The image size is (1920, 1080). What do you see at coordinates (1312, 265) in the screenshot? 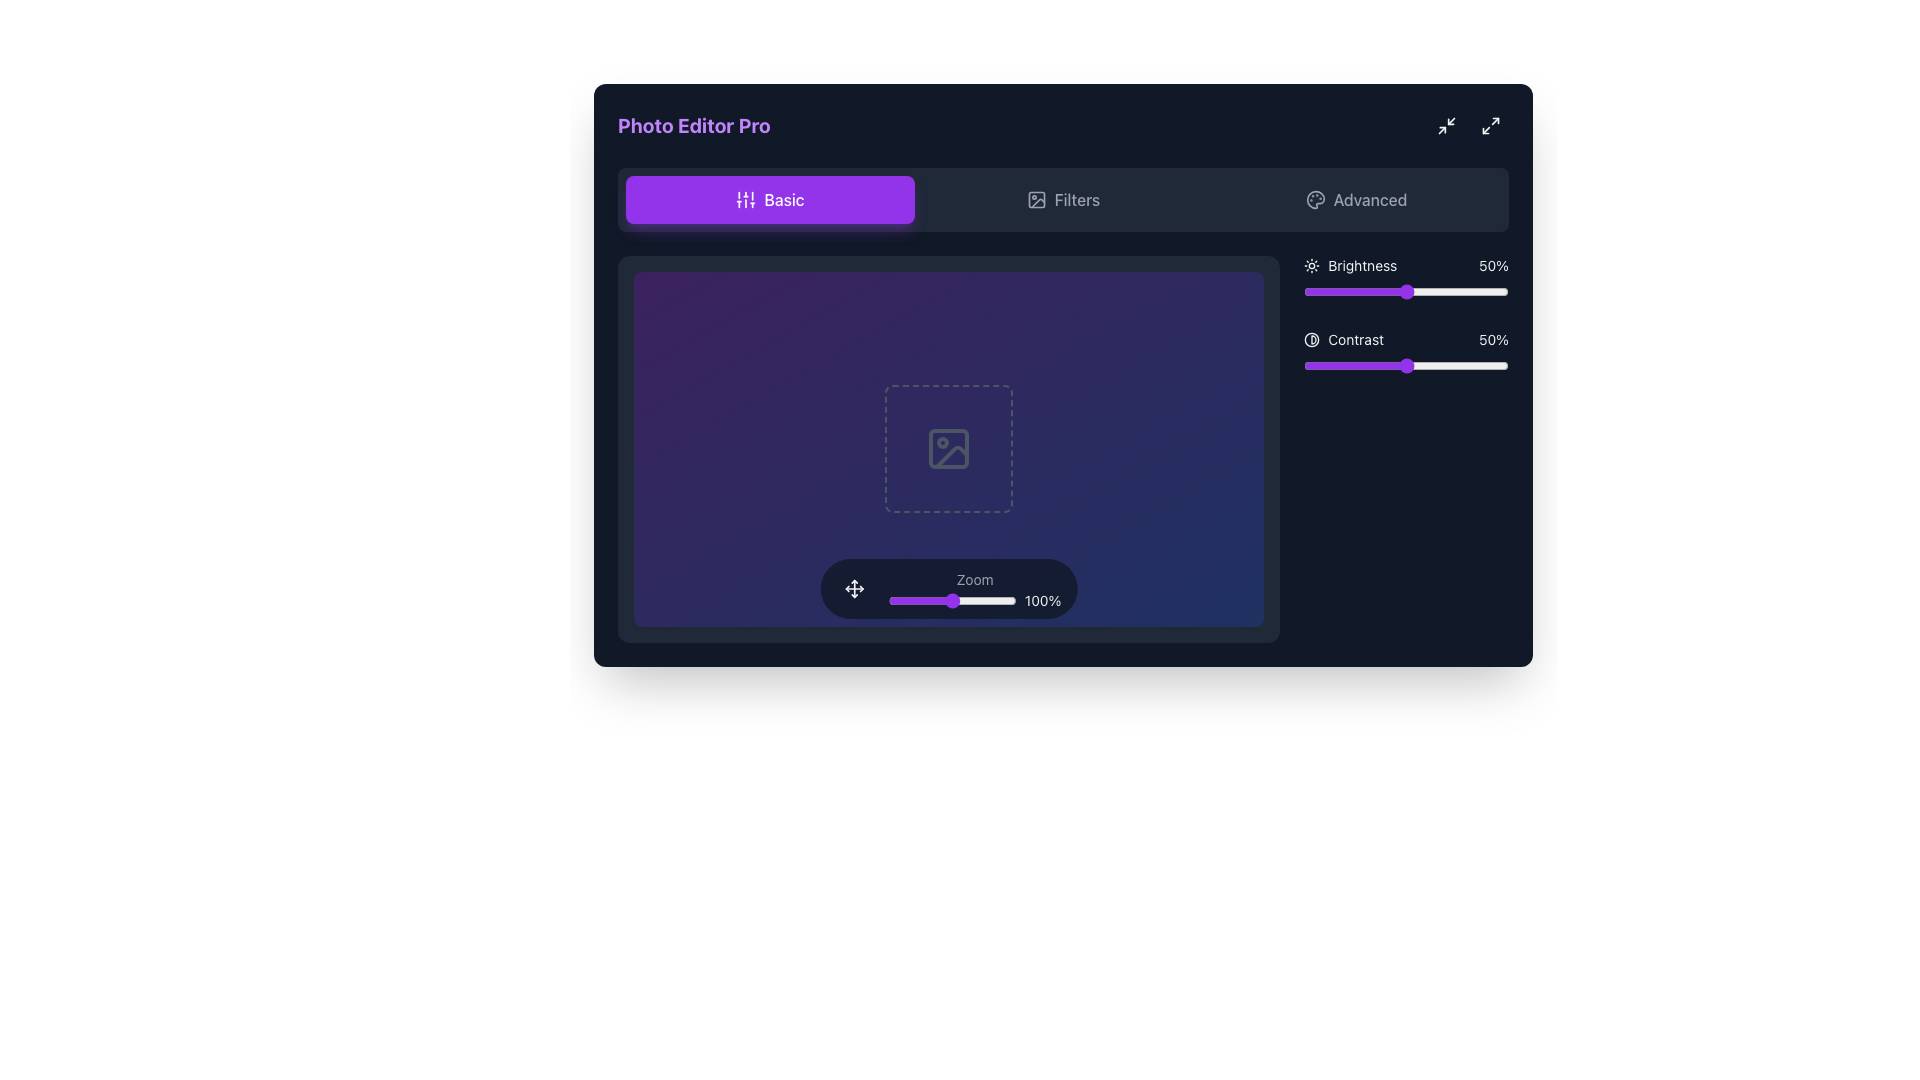
I see `the sun-shaped icon located in the top-right section of the interface, to the left of the 'Brightness' label` at bounding box center [1312, 265].